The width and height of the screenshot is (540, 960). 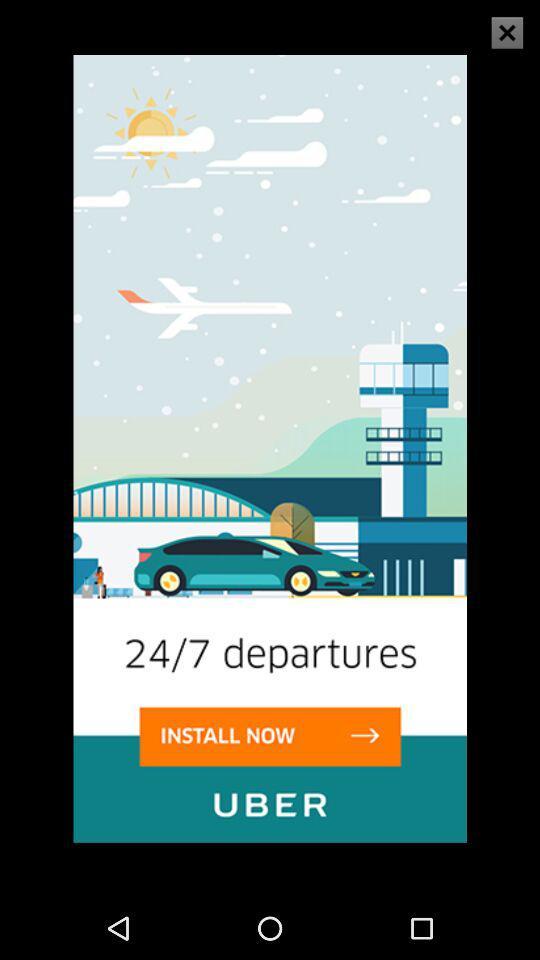 What do you see at coordinates (507, 34) in the screenshot?
I see `the close icon` at bounding box center [507, 34].